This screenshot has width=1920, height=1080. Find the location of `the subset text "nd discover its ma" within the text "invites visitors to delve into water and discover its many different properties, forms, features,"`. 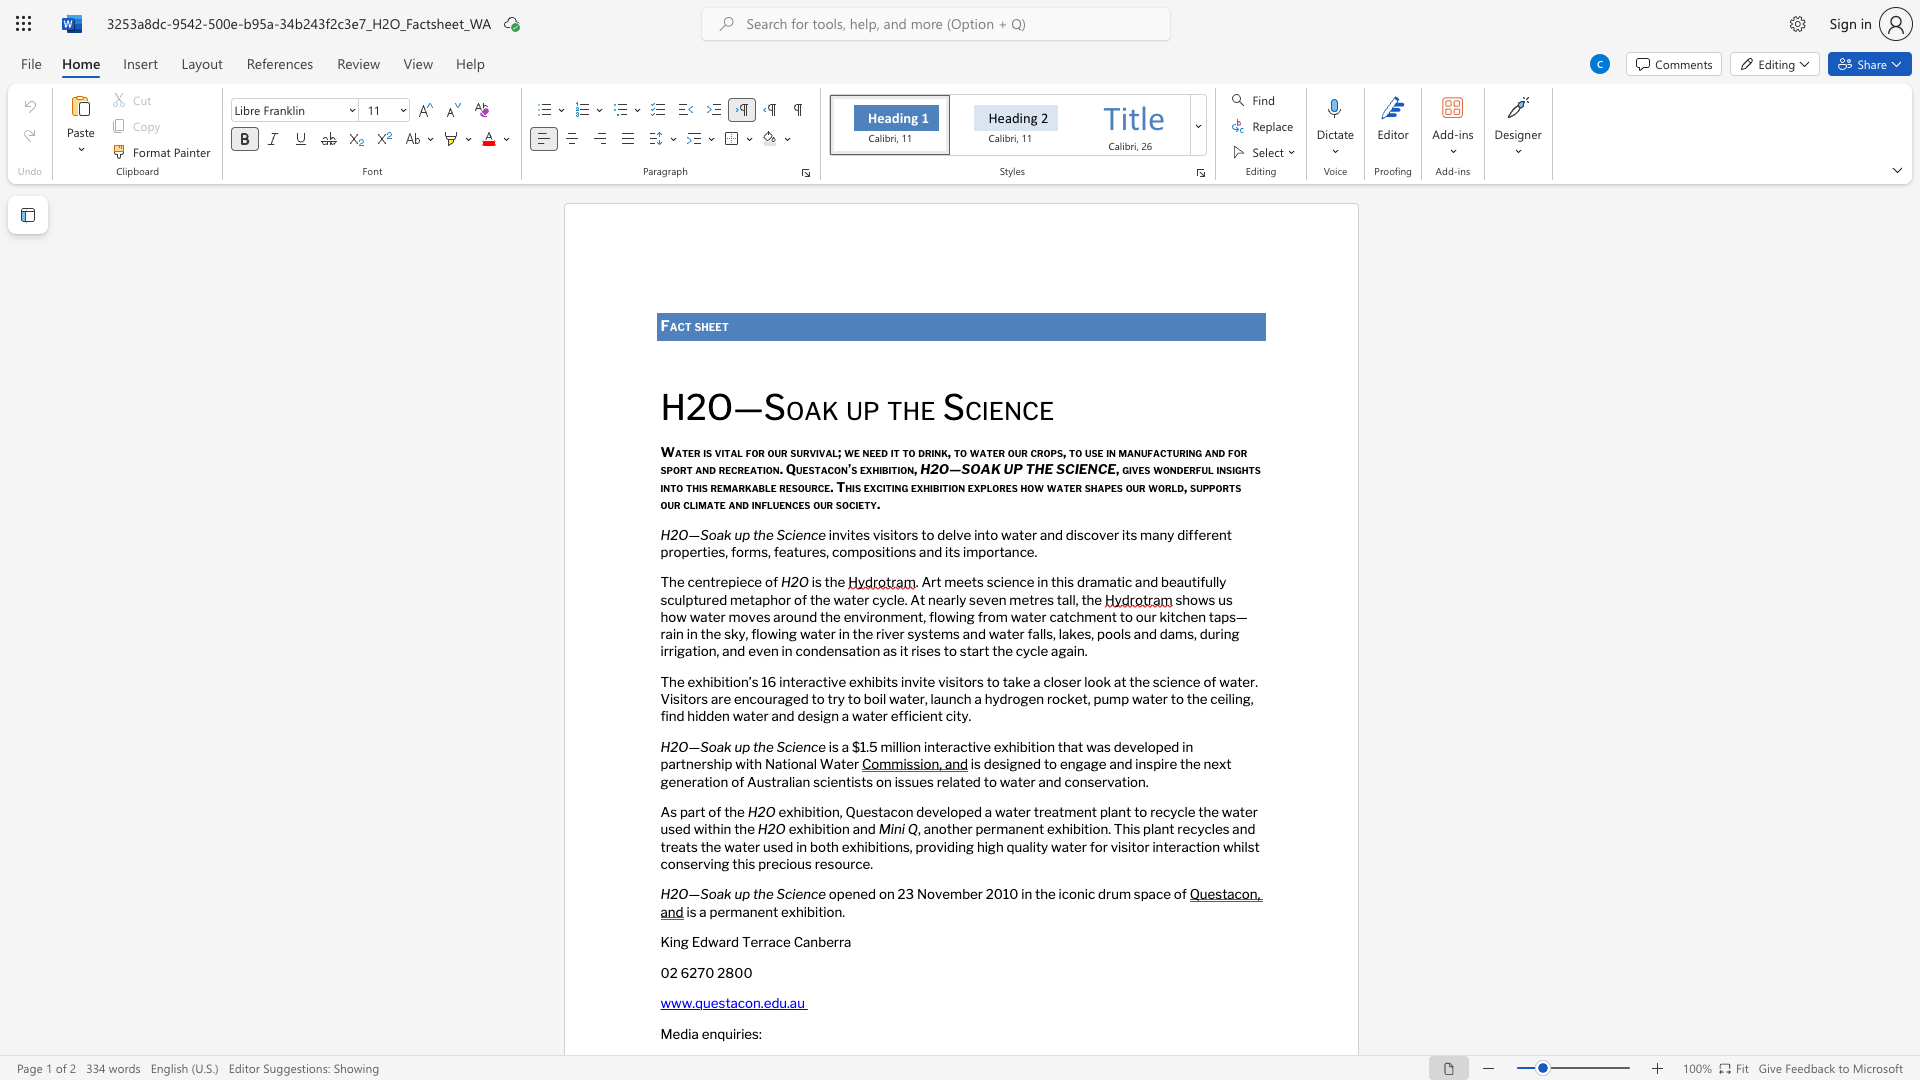

the subset text "nd discover its ma" within the text "invites visitors to delve into water and discover its many different properties, forms, features," is located at coordinates (1046, 533).